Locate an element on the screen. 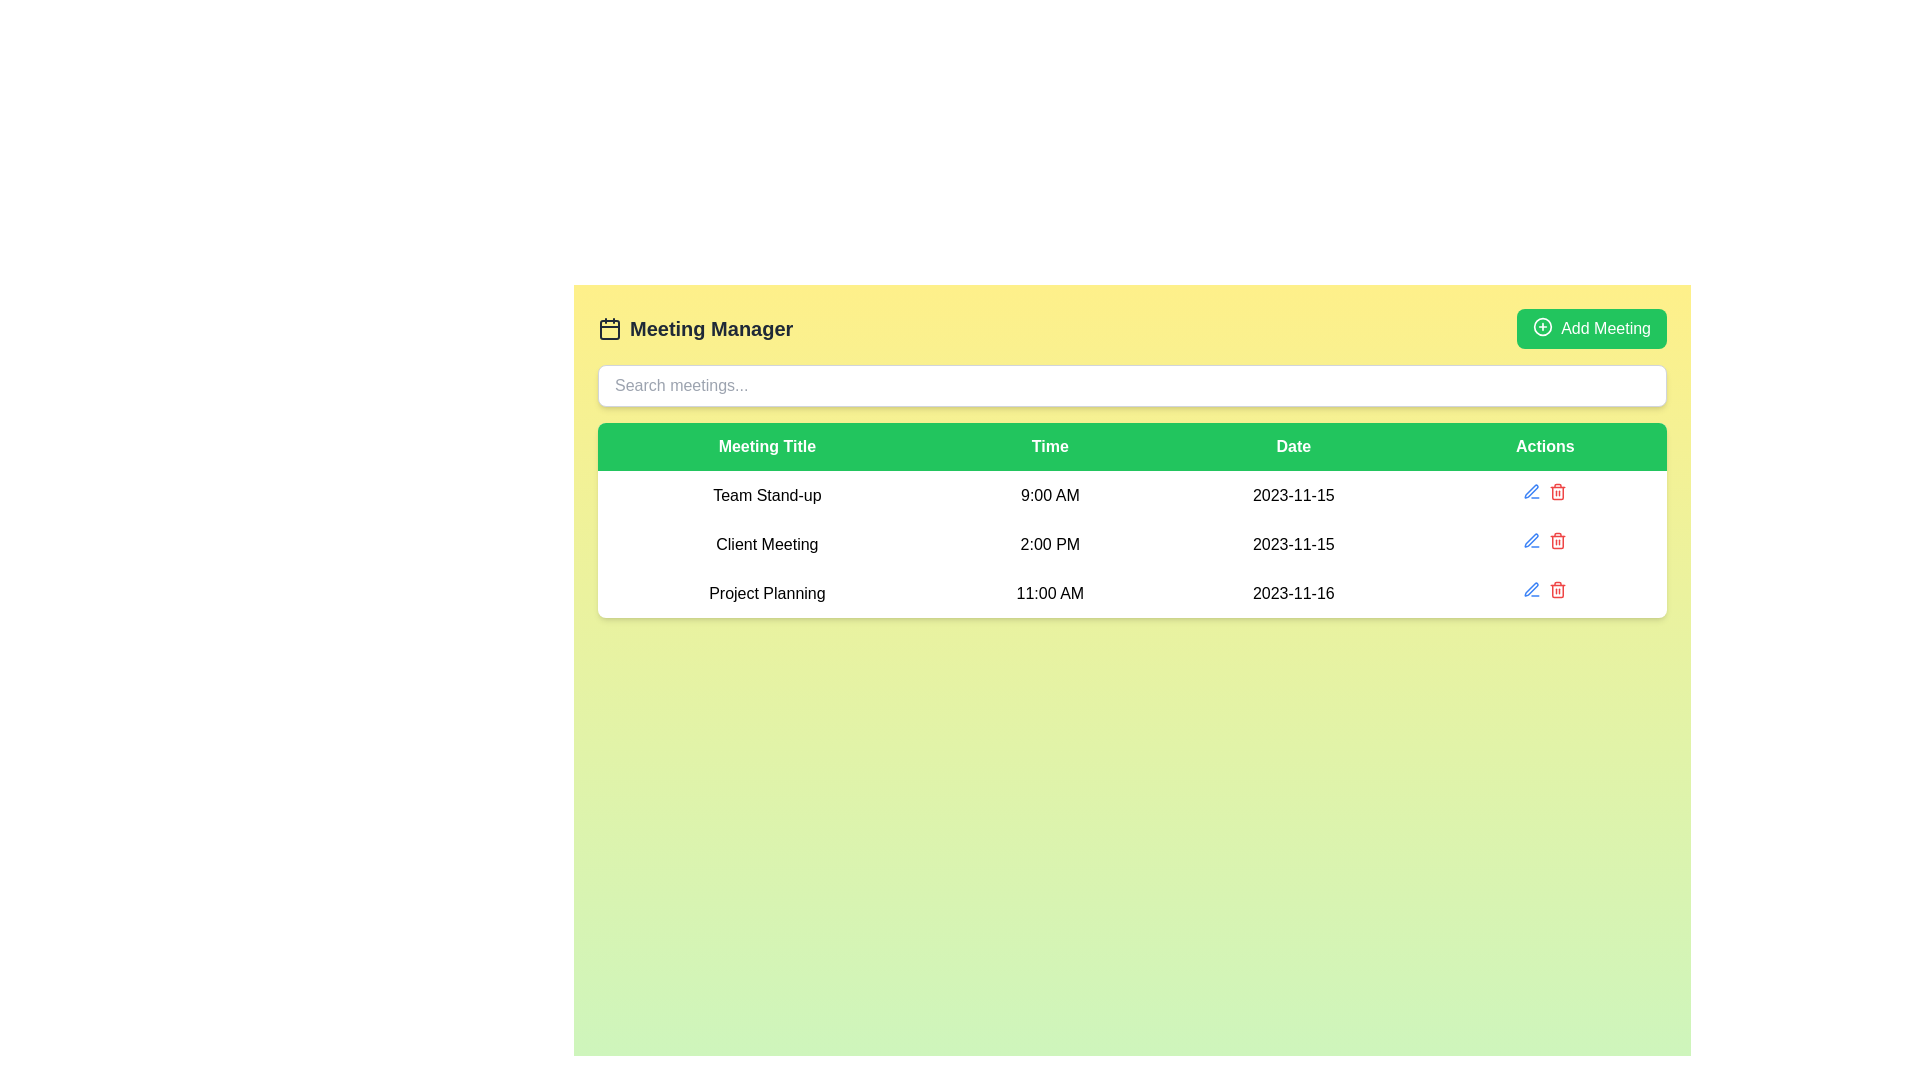  the header title 'Time' in the table is located at coordinates (1049, 446).